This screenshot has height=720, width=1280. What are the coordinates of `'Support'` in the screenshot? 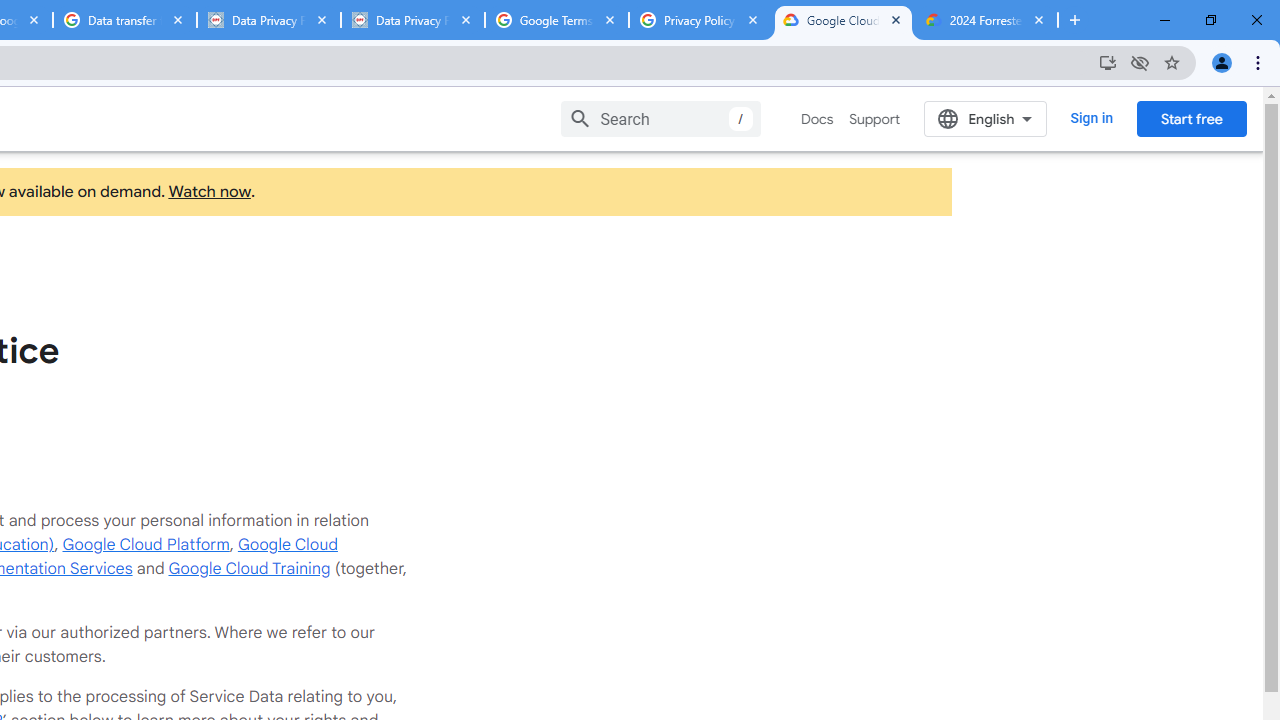 It's located at (874, 119).